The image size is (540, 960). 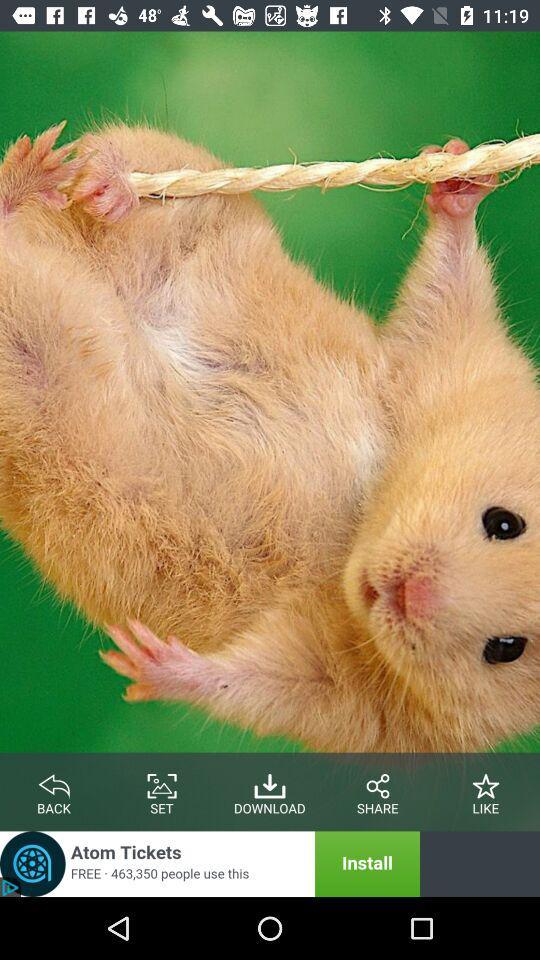 What do you see at coordinates (209, 863) in the screenshot?
I see `advertisement` at bounding box center [209, 863].